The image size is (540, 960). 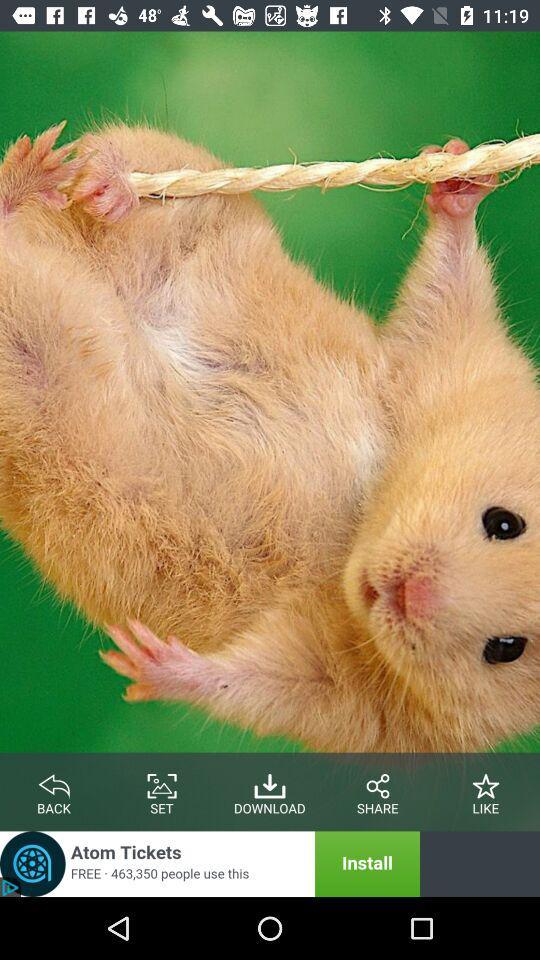 What do you see at coordinates (209, 863) in the screenshot?
I see `advertisement` at bounding box center [209, 863].